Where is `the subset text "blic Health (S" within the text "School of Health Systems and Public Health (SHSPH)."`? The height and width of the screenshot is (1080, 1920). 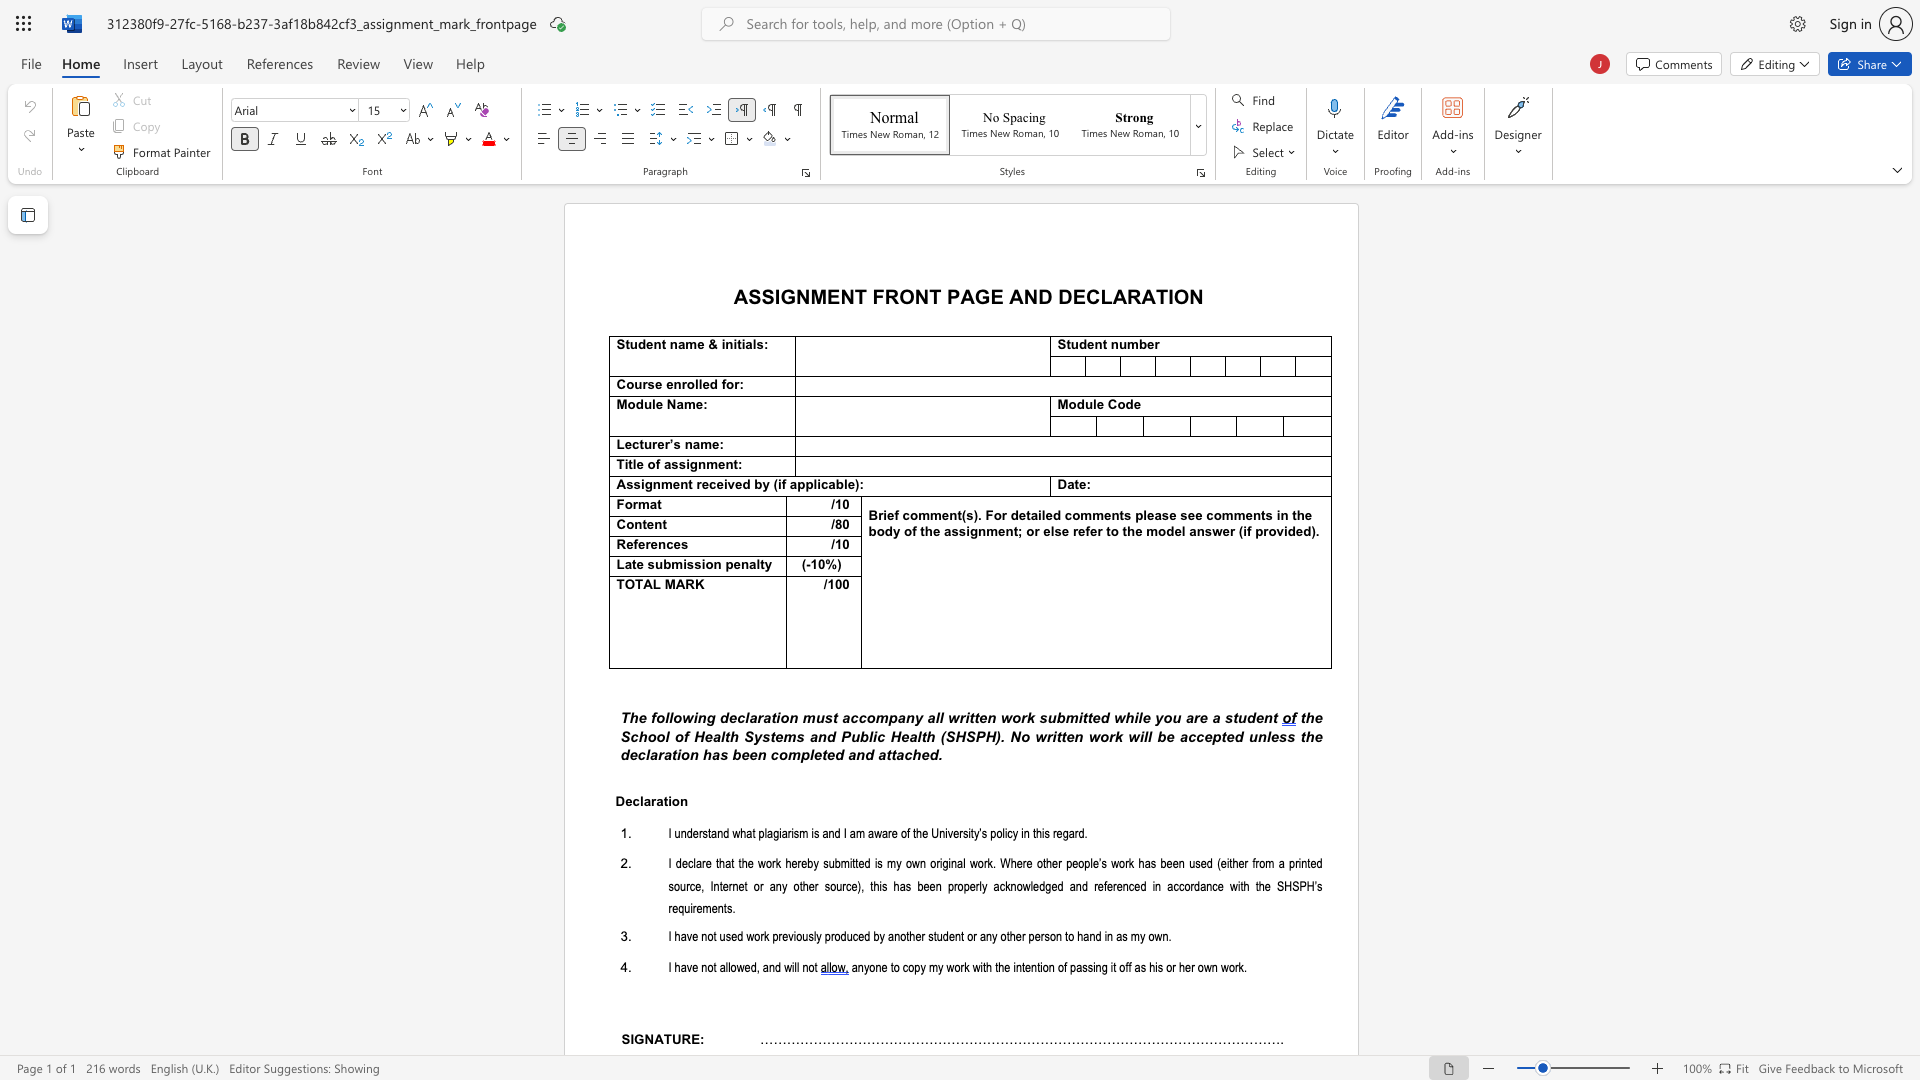
the subset text "blic Health (S" within the text "School of Health Systems and Public Health (SHSPH)." is located at coordinates (859, 736).